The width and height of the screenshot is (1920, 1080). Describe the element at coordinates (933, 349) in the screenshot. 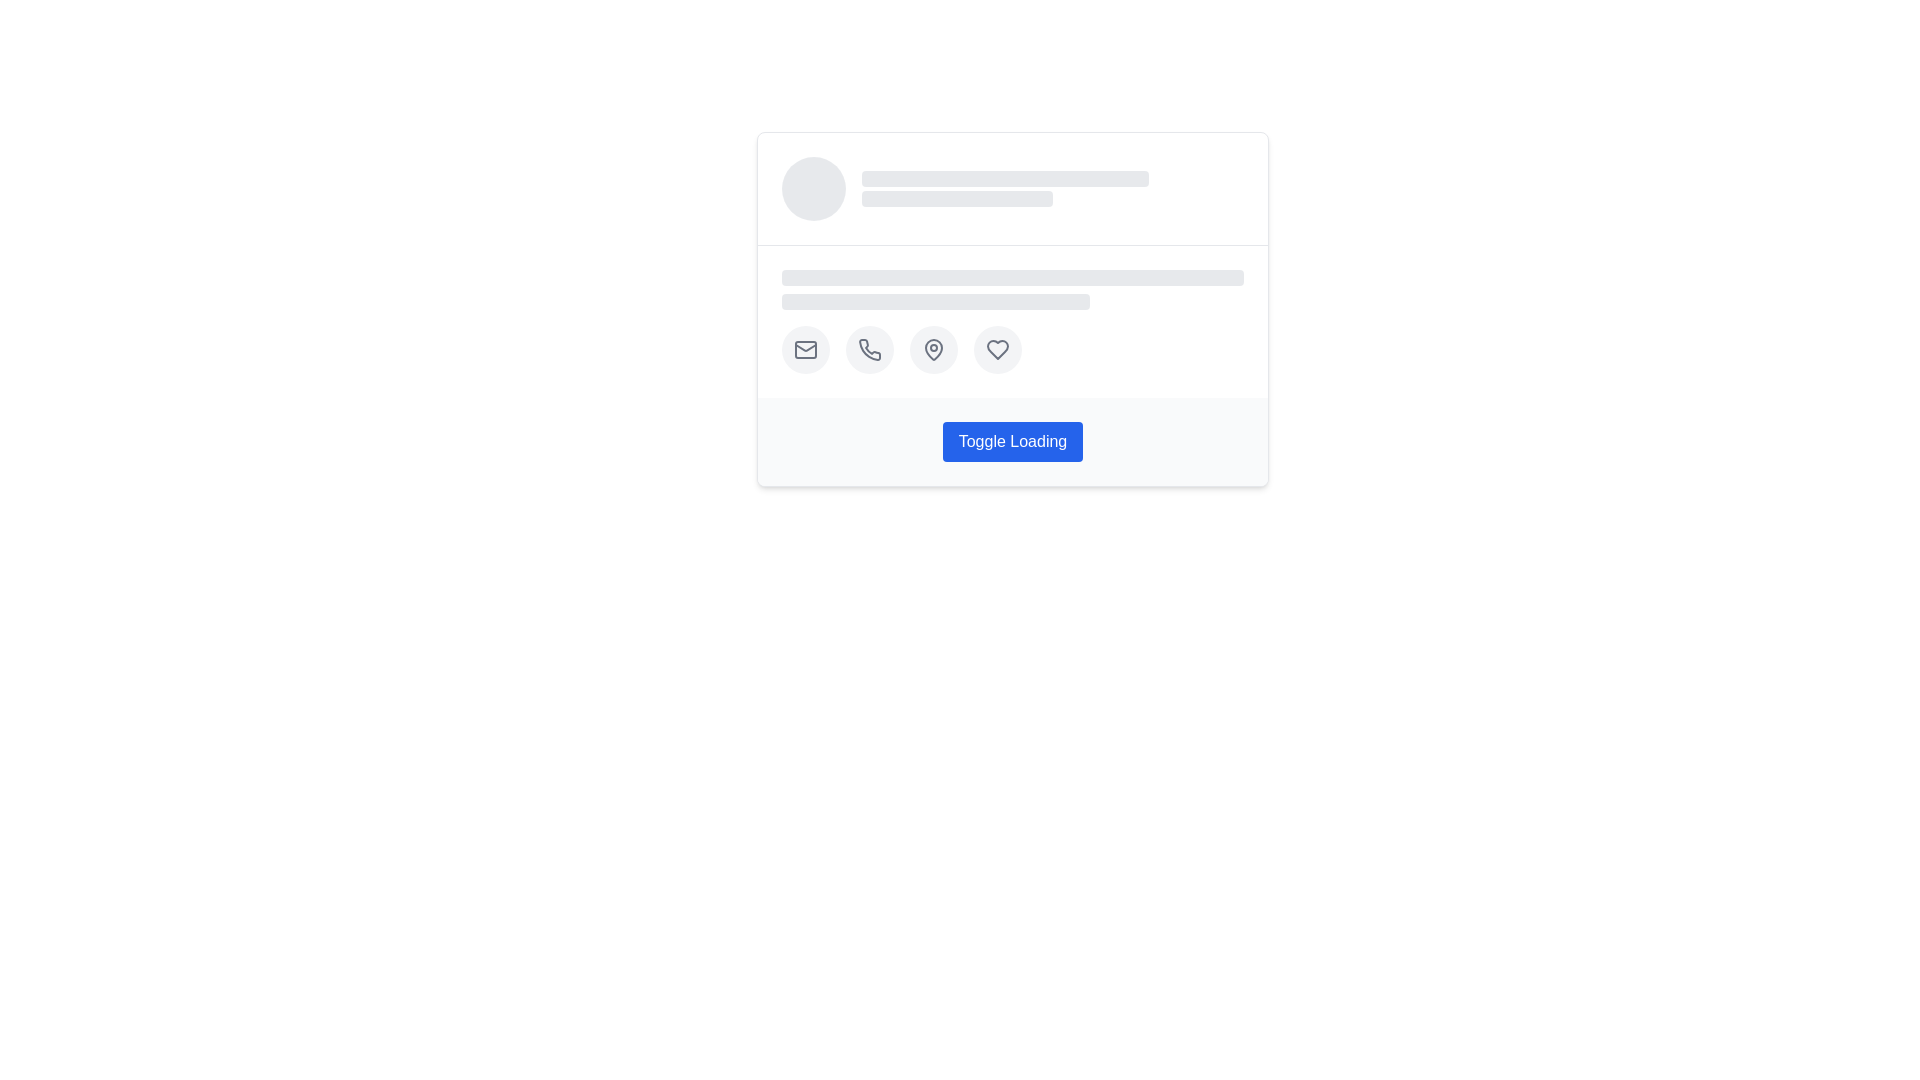

I see `the third button from the left in a horizontal group of five buttons under the user profile display` at that location.